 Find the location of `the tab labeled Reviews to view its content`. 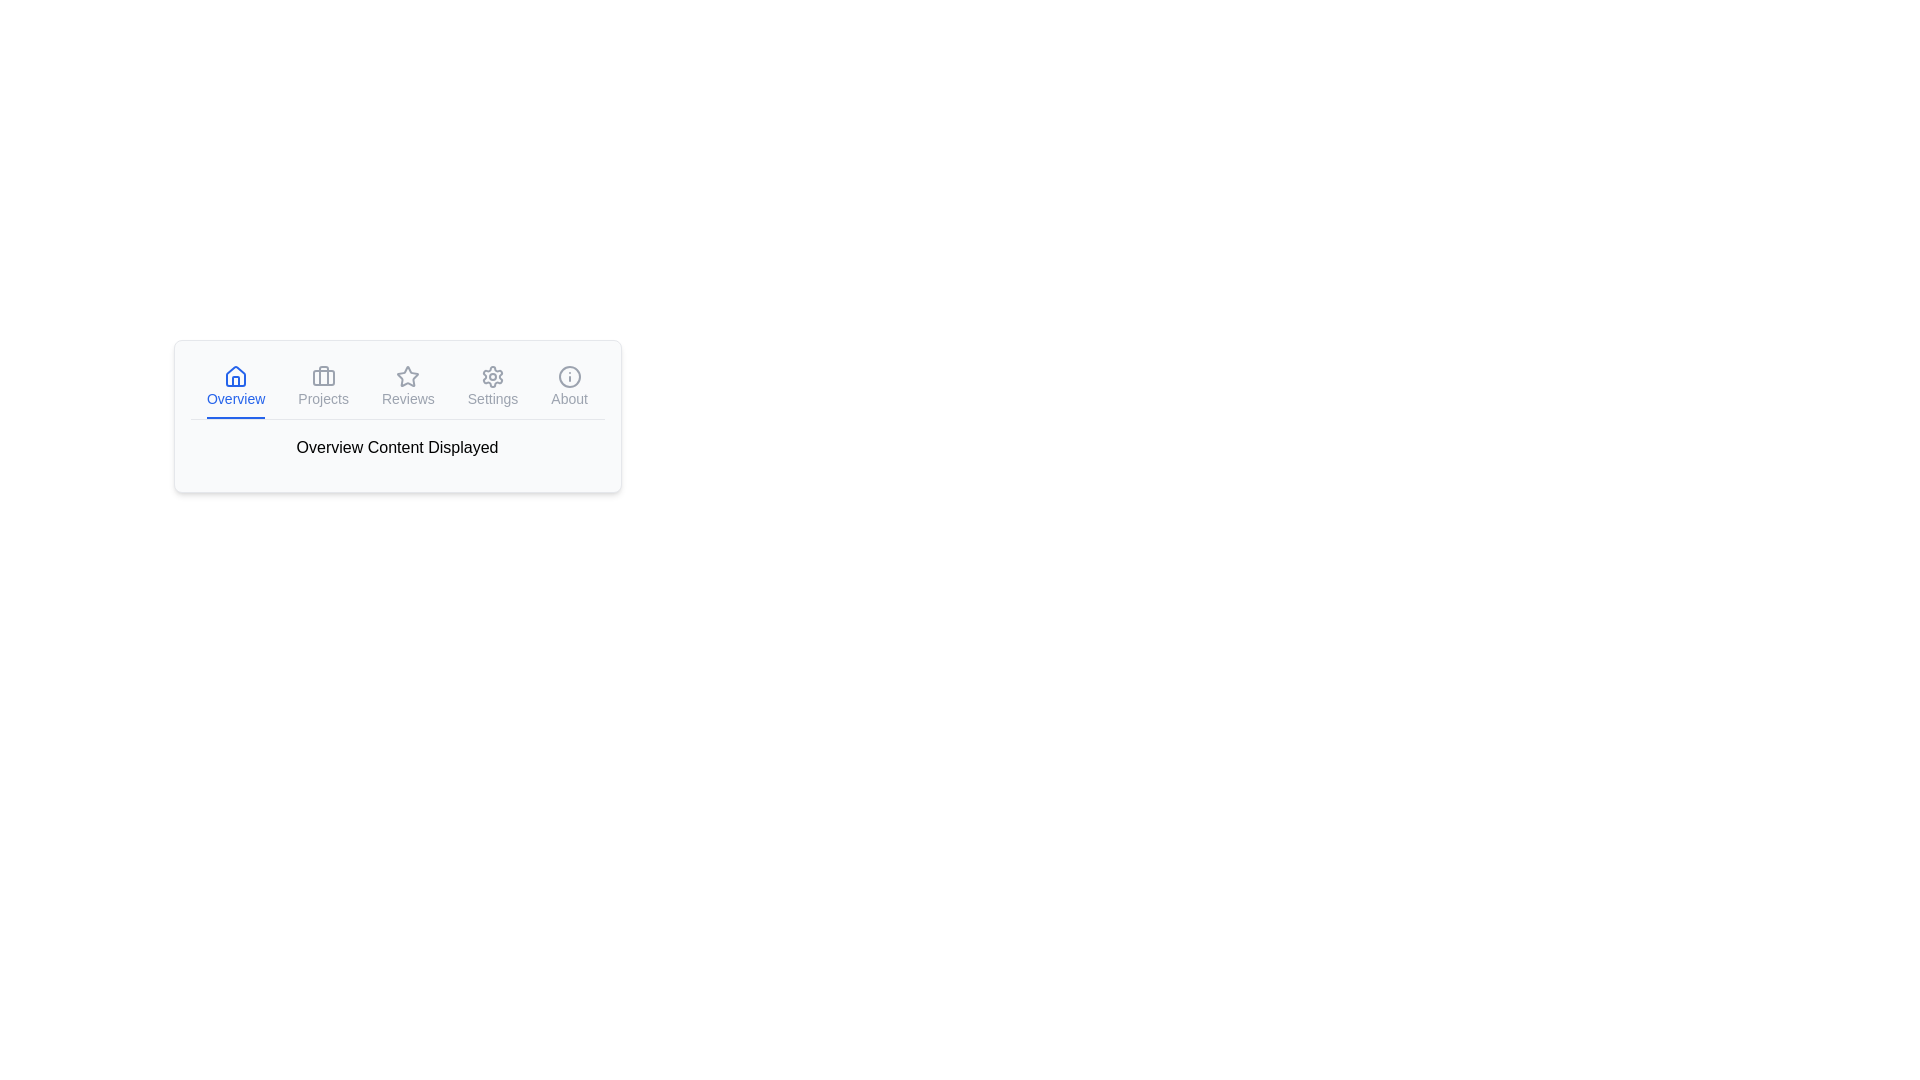

the tab labeled Reviews to view its content is located at coordinates (407, 388).